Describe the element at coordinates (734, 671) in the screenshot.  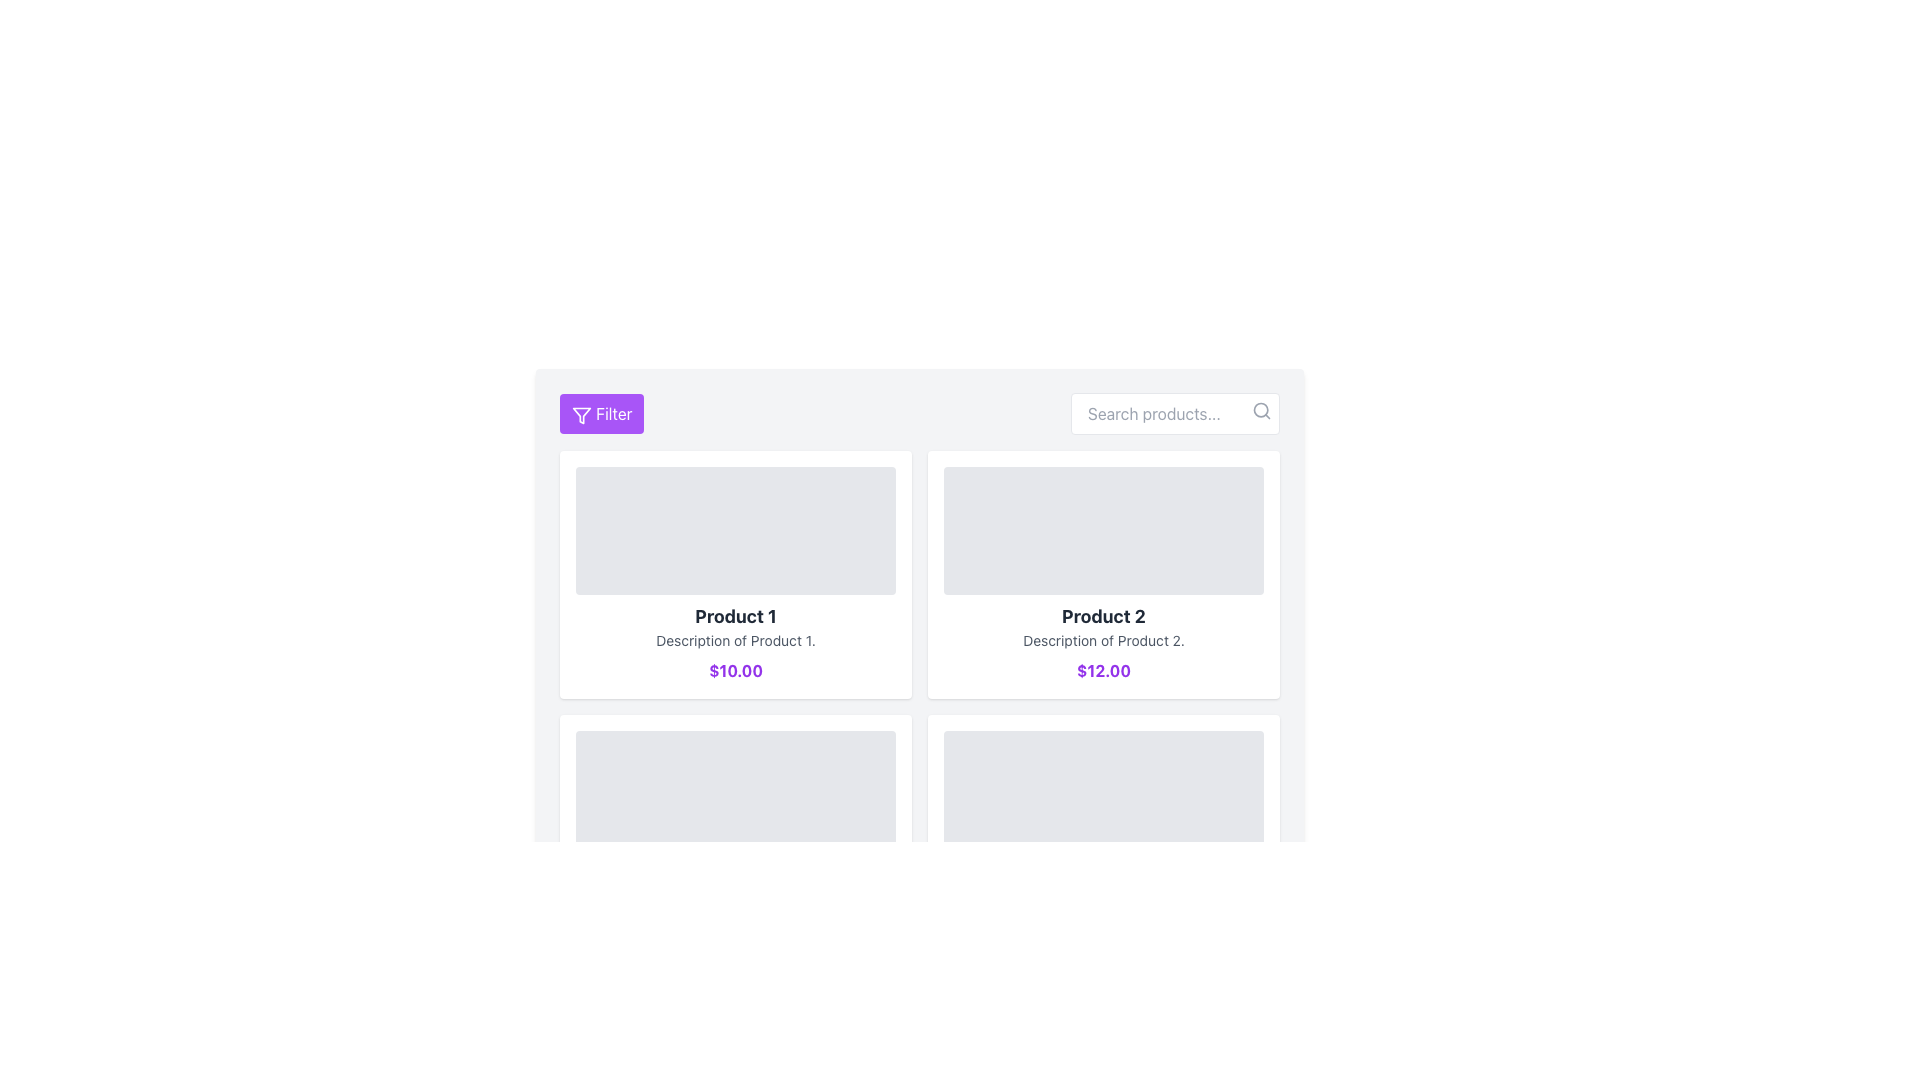
I see `price displayed in the Text Display element located below 'Description of Product 1' and centered within the 'Product 1' card` at that location.